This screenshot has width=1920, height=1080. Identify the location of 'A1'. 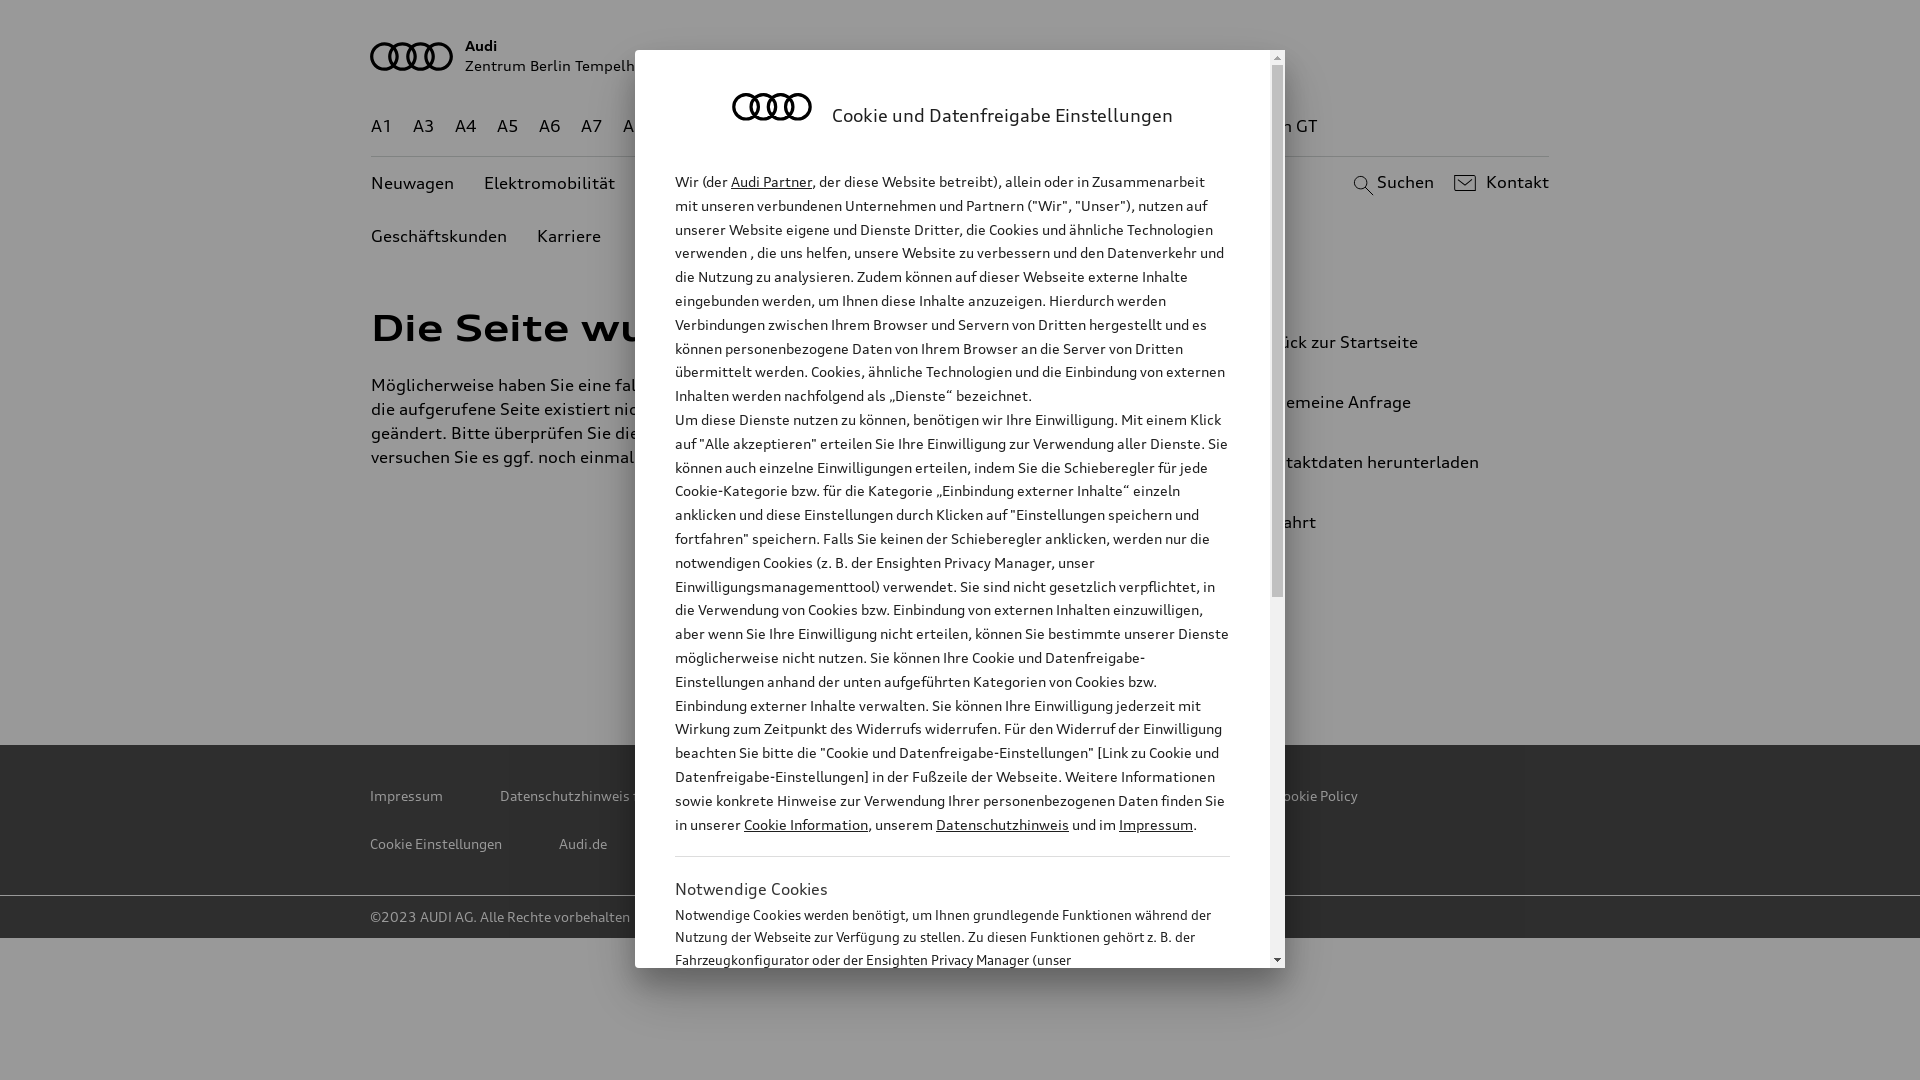
(382, 126).